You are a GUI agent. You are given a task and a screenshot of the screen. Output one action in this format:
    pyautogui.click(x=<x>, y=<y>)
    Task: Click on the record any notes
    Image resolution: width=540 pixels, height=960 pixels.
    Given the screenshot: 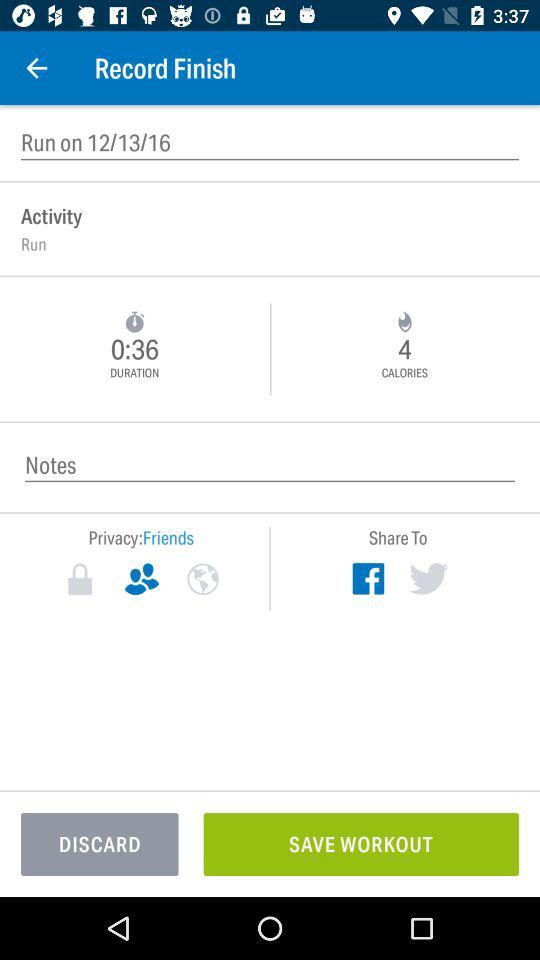 What is the action you would take?
    pyautogui.click(x=270, y=464)
    